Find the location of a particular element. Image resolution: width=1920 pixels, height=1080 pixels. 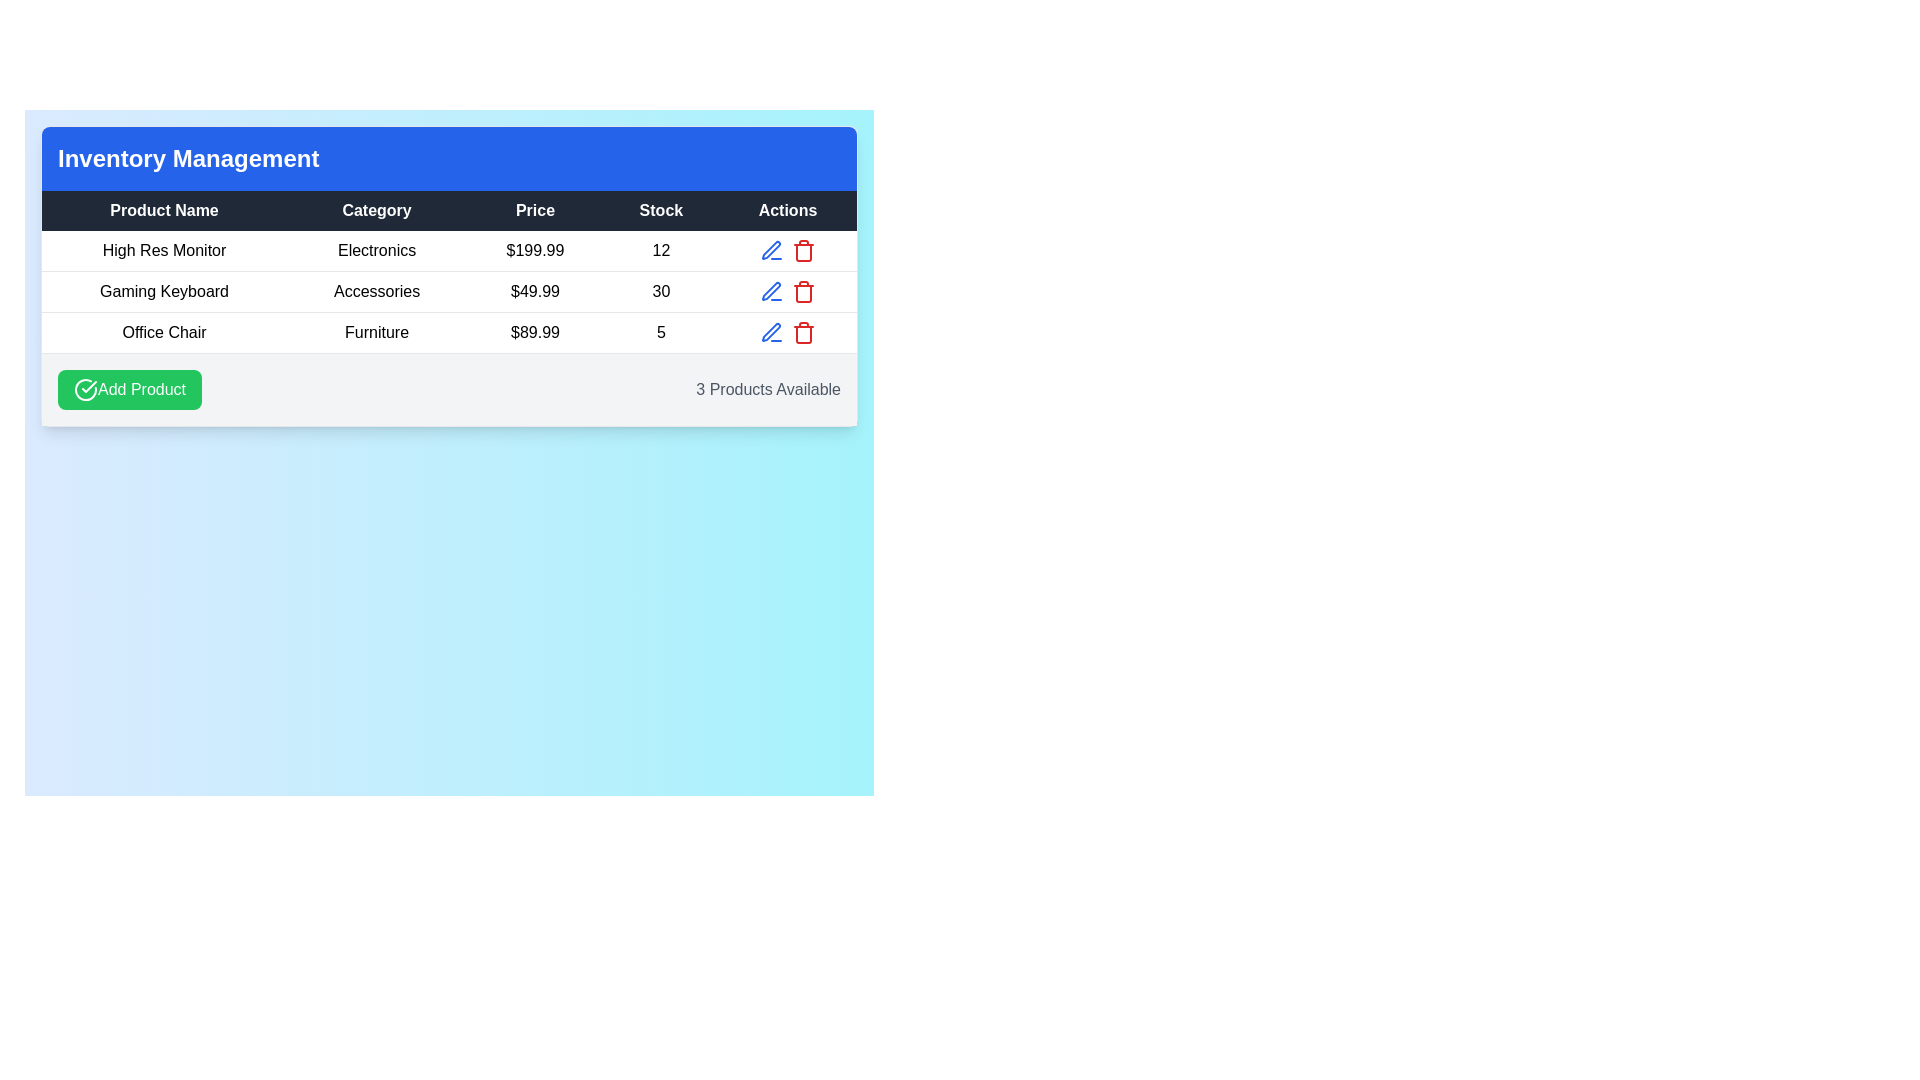

the stock count label displaying '12' for the 'High Res Monitor' product, located in the fourth column of the first data row of the table is located at coordinates (661, 250).